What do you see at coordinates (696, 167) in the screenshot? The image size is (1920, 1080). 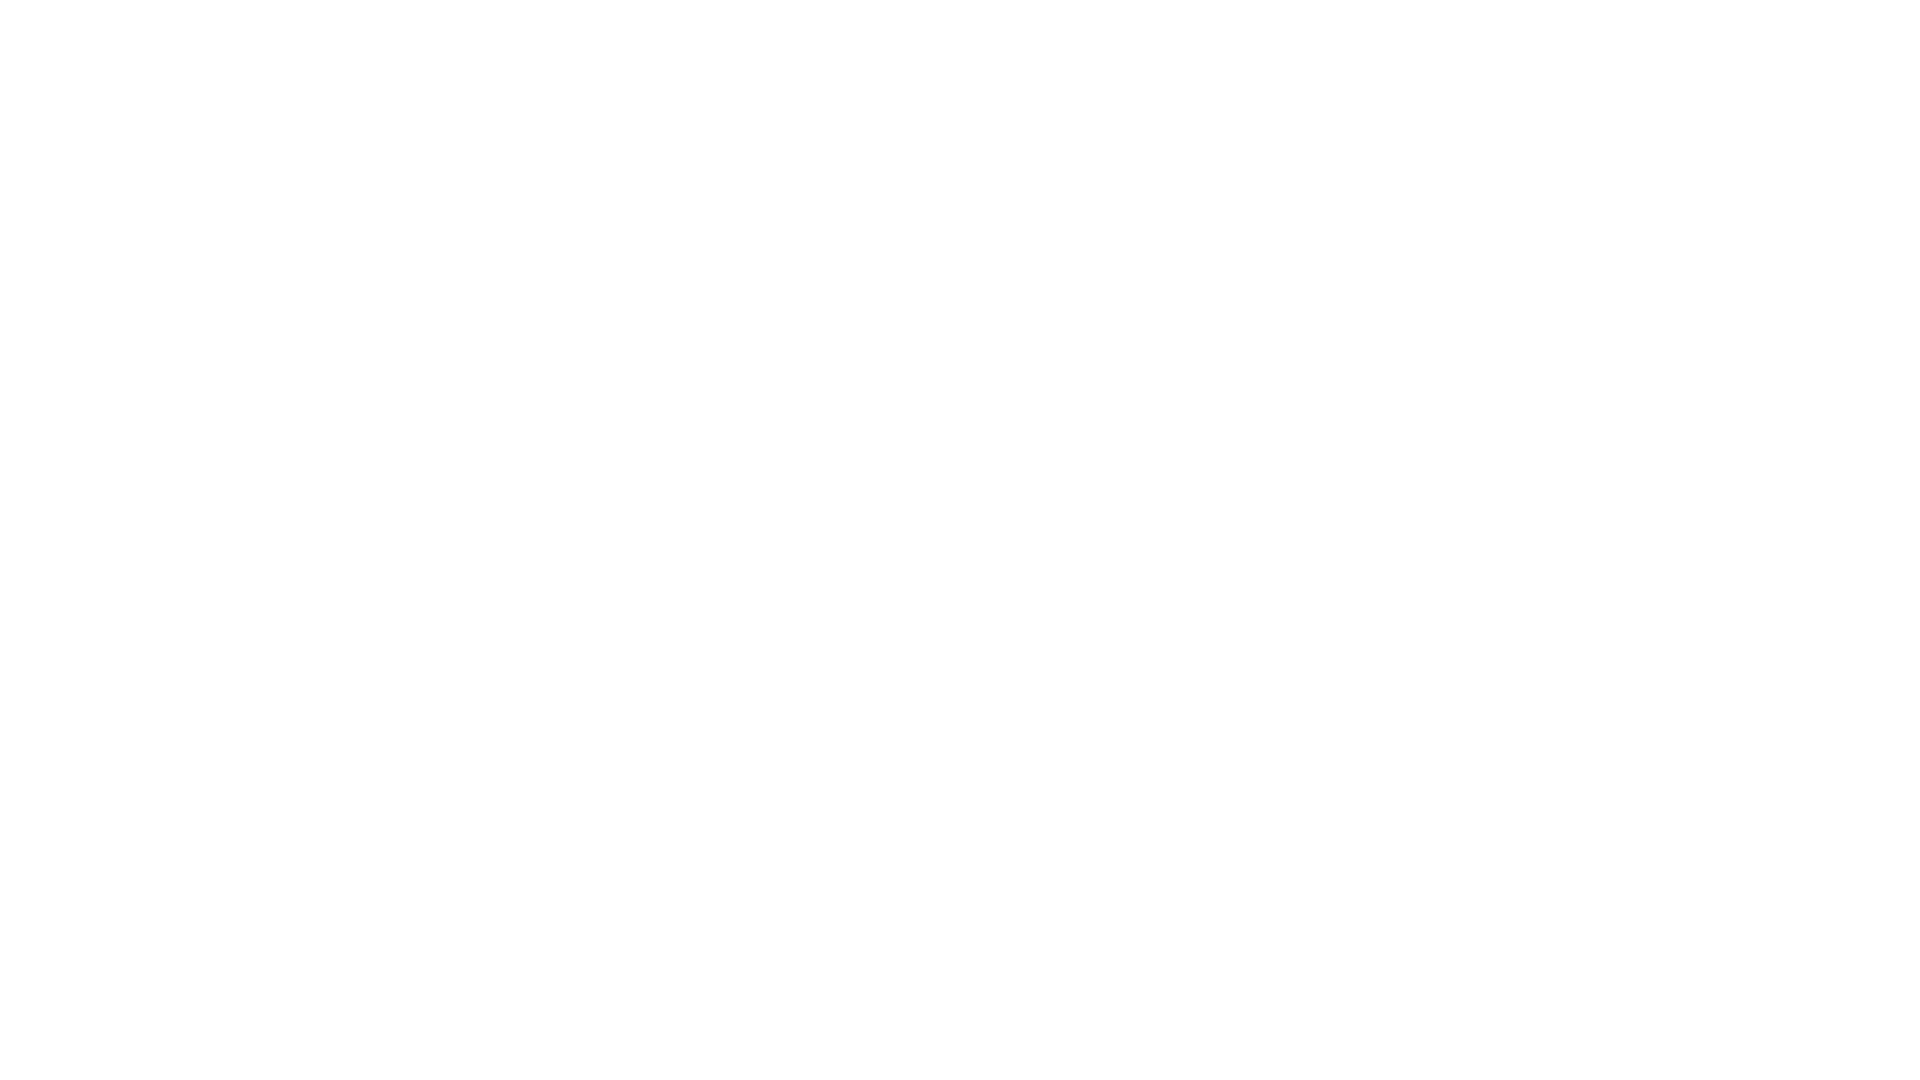 I see `Creation culinaire` at bounding box center [696, 167].